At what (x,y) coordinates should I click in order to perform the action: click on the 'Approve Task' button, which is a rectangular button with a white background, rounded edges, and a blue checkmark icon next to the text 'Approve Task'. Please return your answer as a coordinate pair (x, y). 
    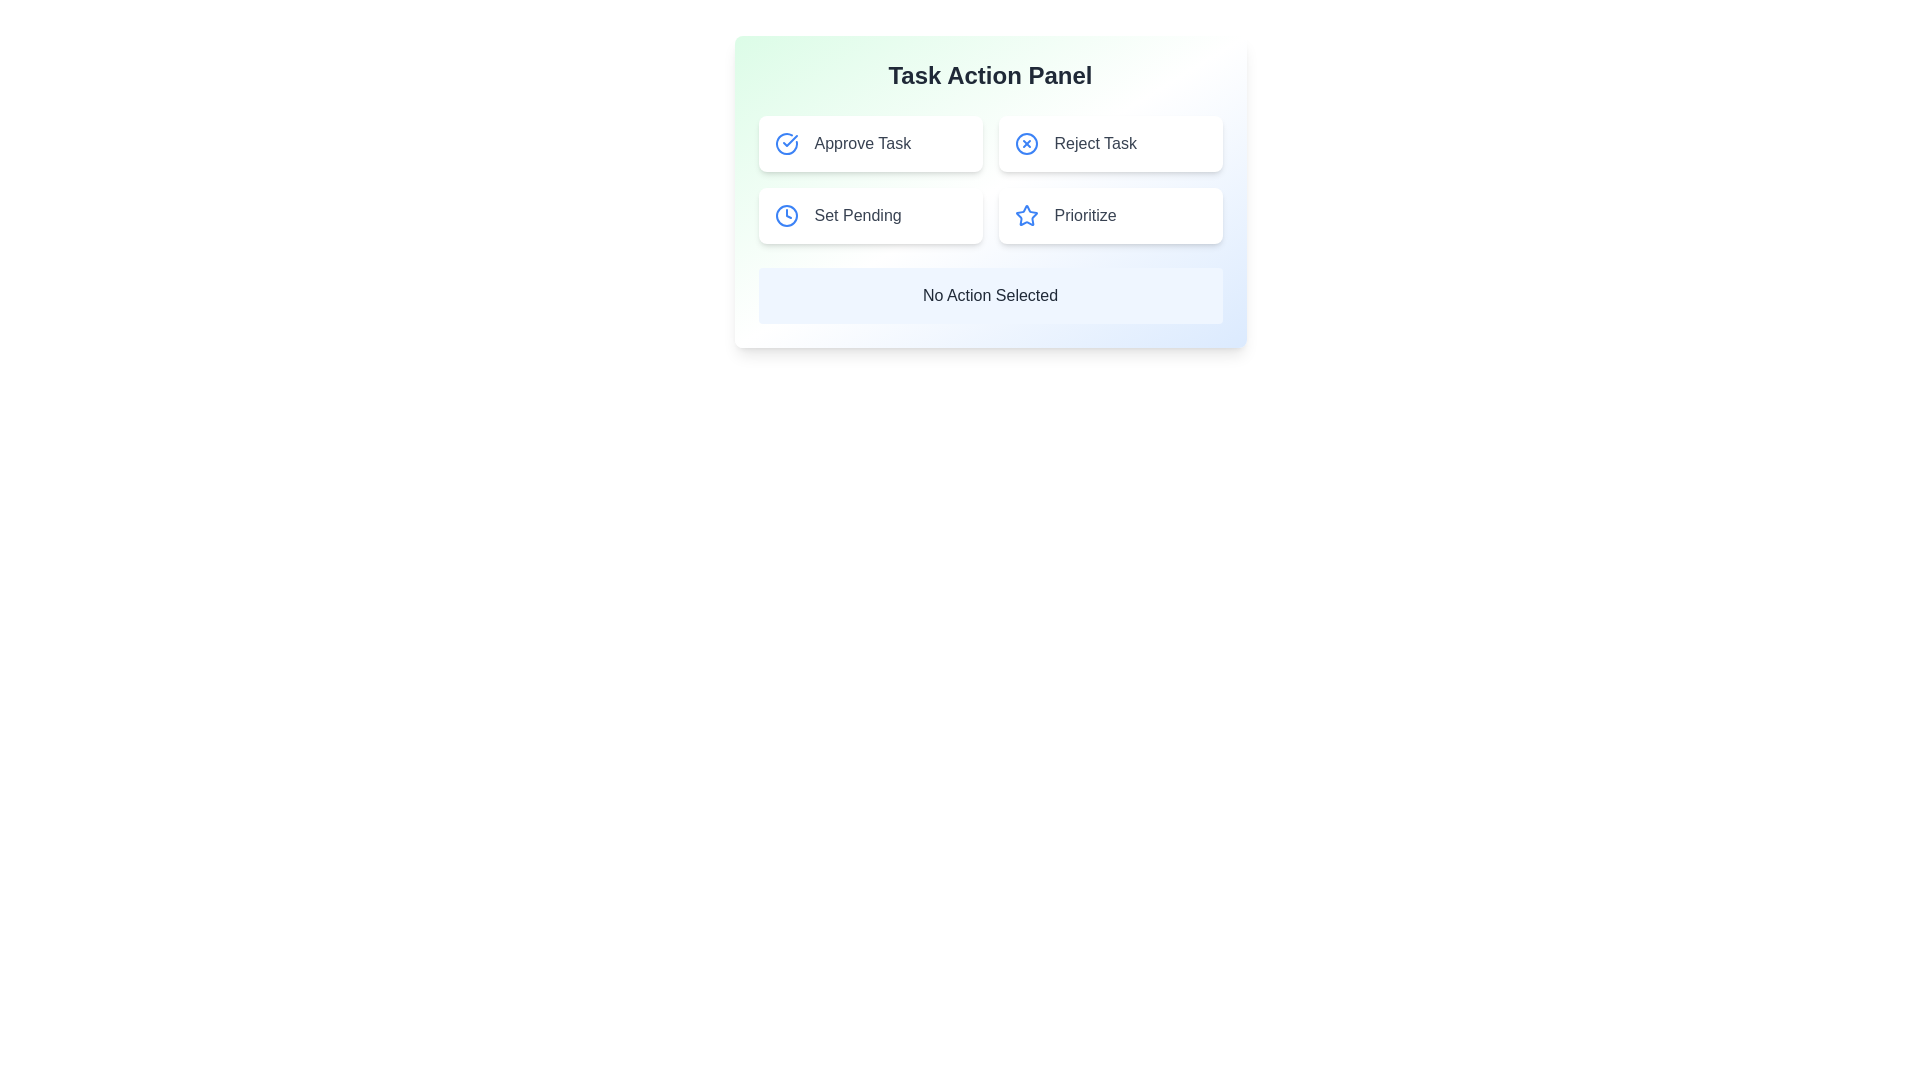
    Looking at the image, I should click on (870, 142).